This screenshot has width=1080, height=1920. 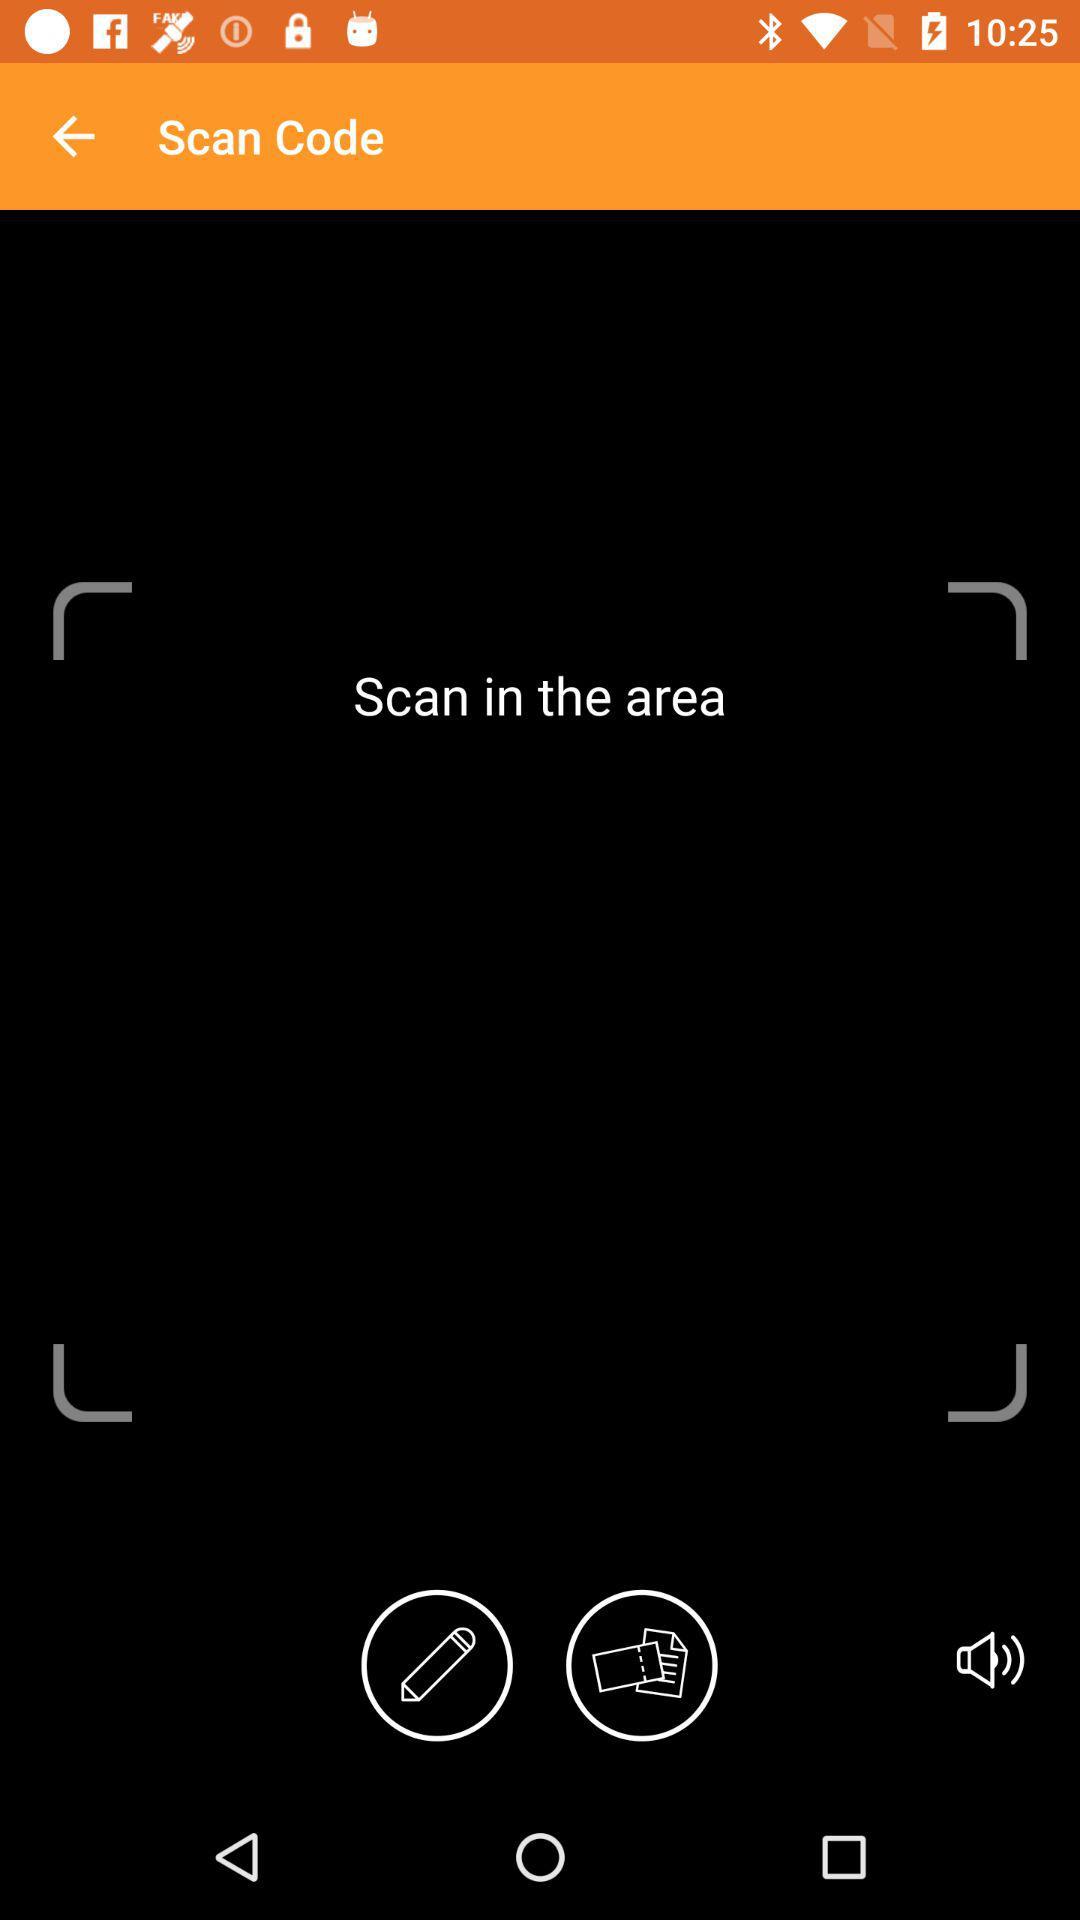 What do you see at coordinates (990, 1660) in the screenshot?
I see `the volume icon` at bounding box center [990, 1660].